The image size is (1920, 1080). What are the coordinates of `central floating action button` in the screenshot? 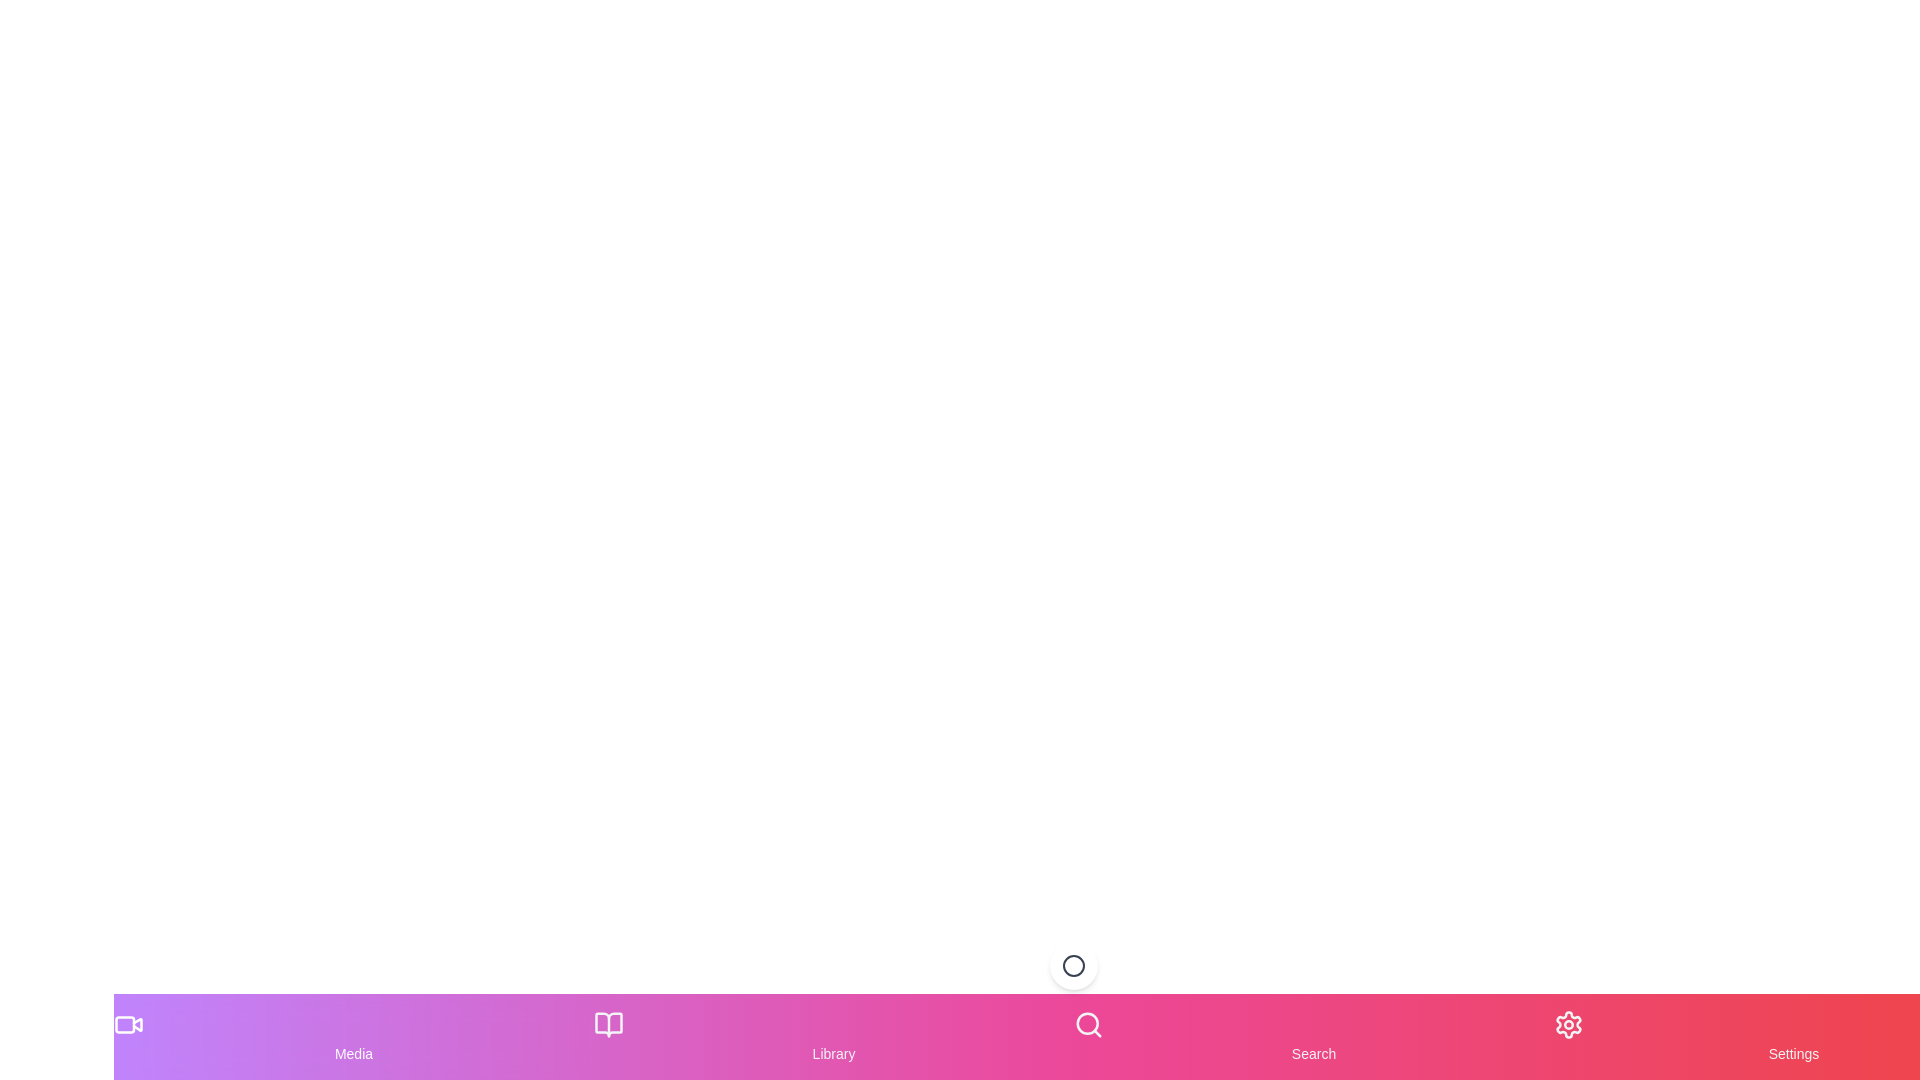 It's located at (1073, 964).